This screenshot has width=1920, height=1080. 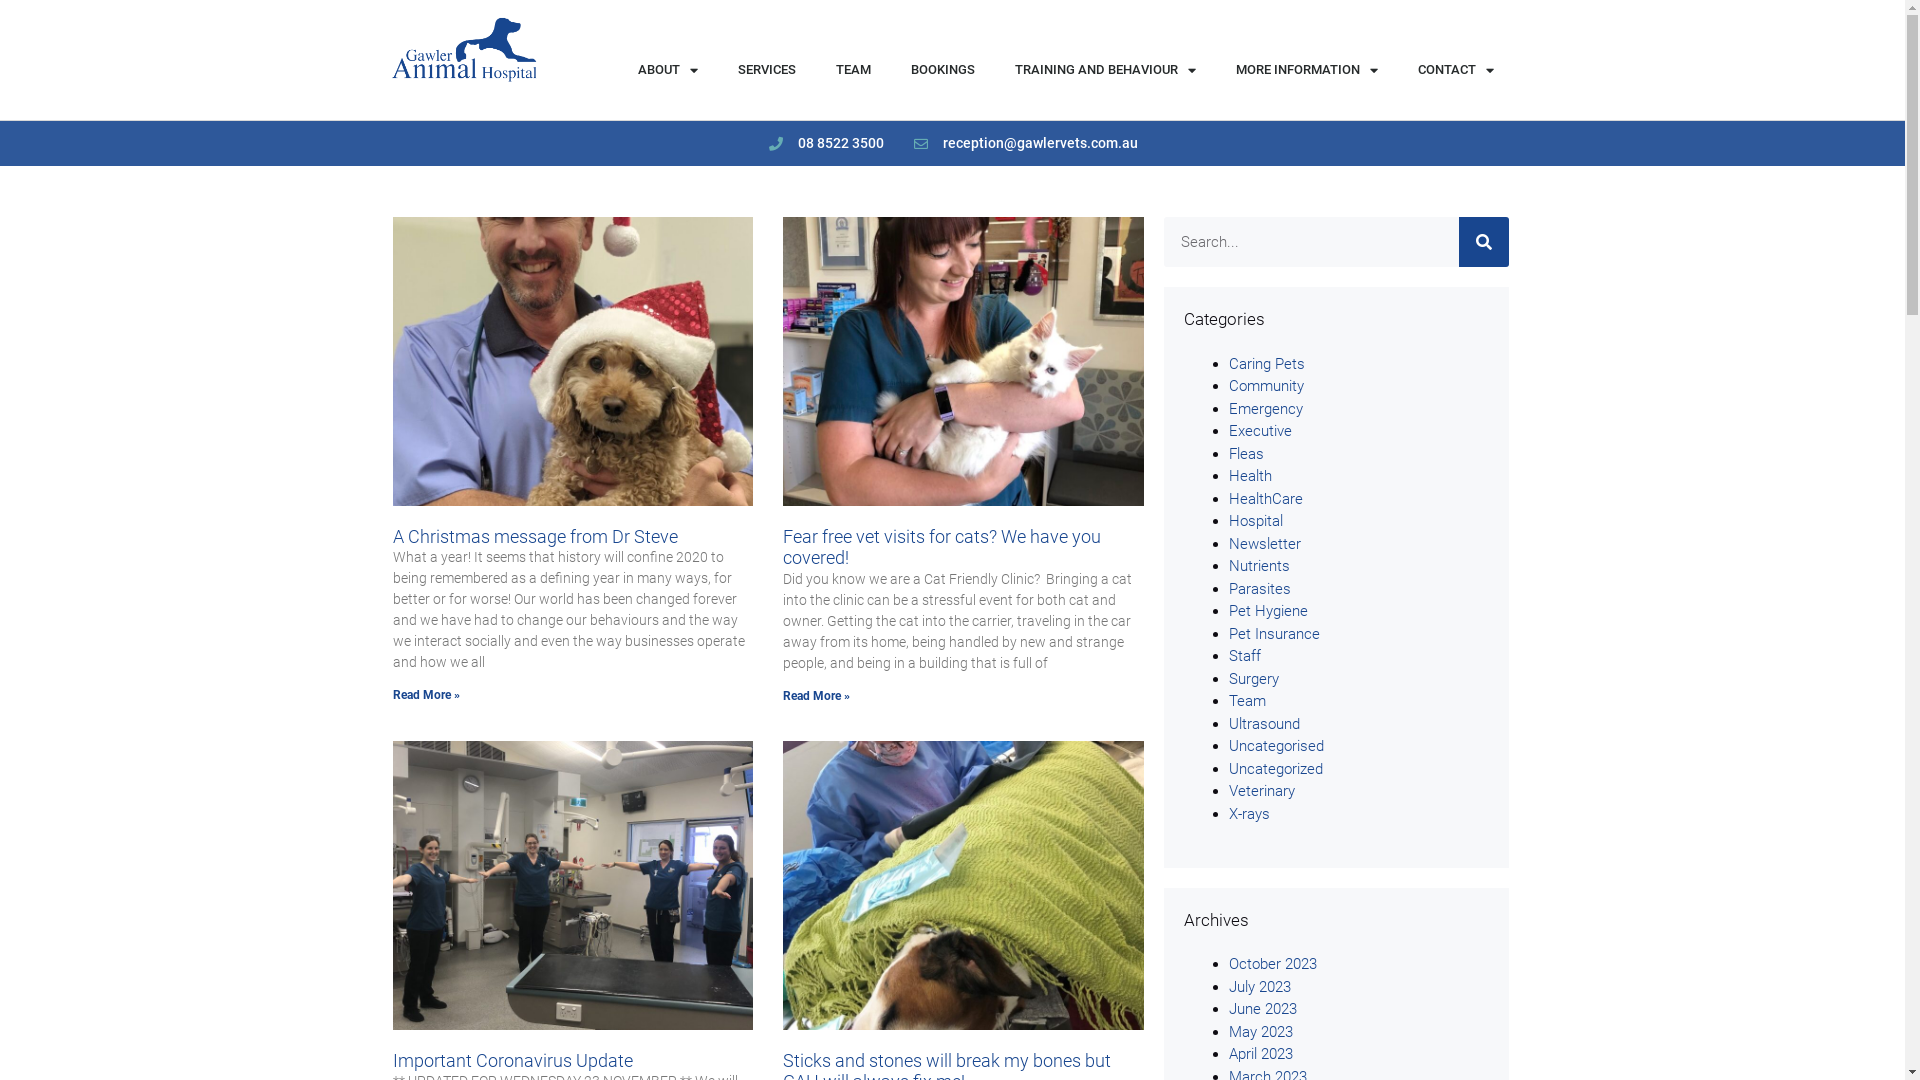 What do you see at coordinates (392, 535) in the screenshot?
I see `'A Christmas message from Dr Steve'` at bounding box center [392, 535].